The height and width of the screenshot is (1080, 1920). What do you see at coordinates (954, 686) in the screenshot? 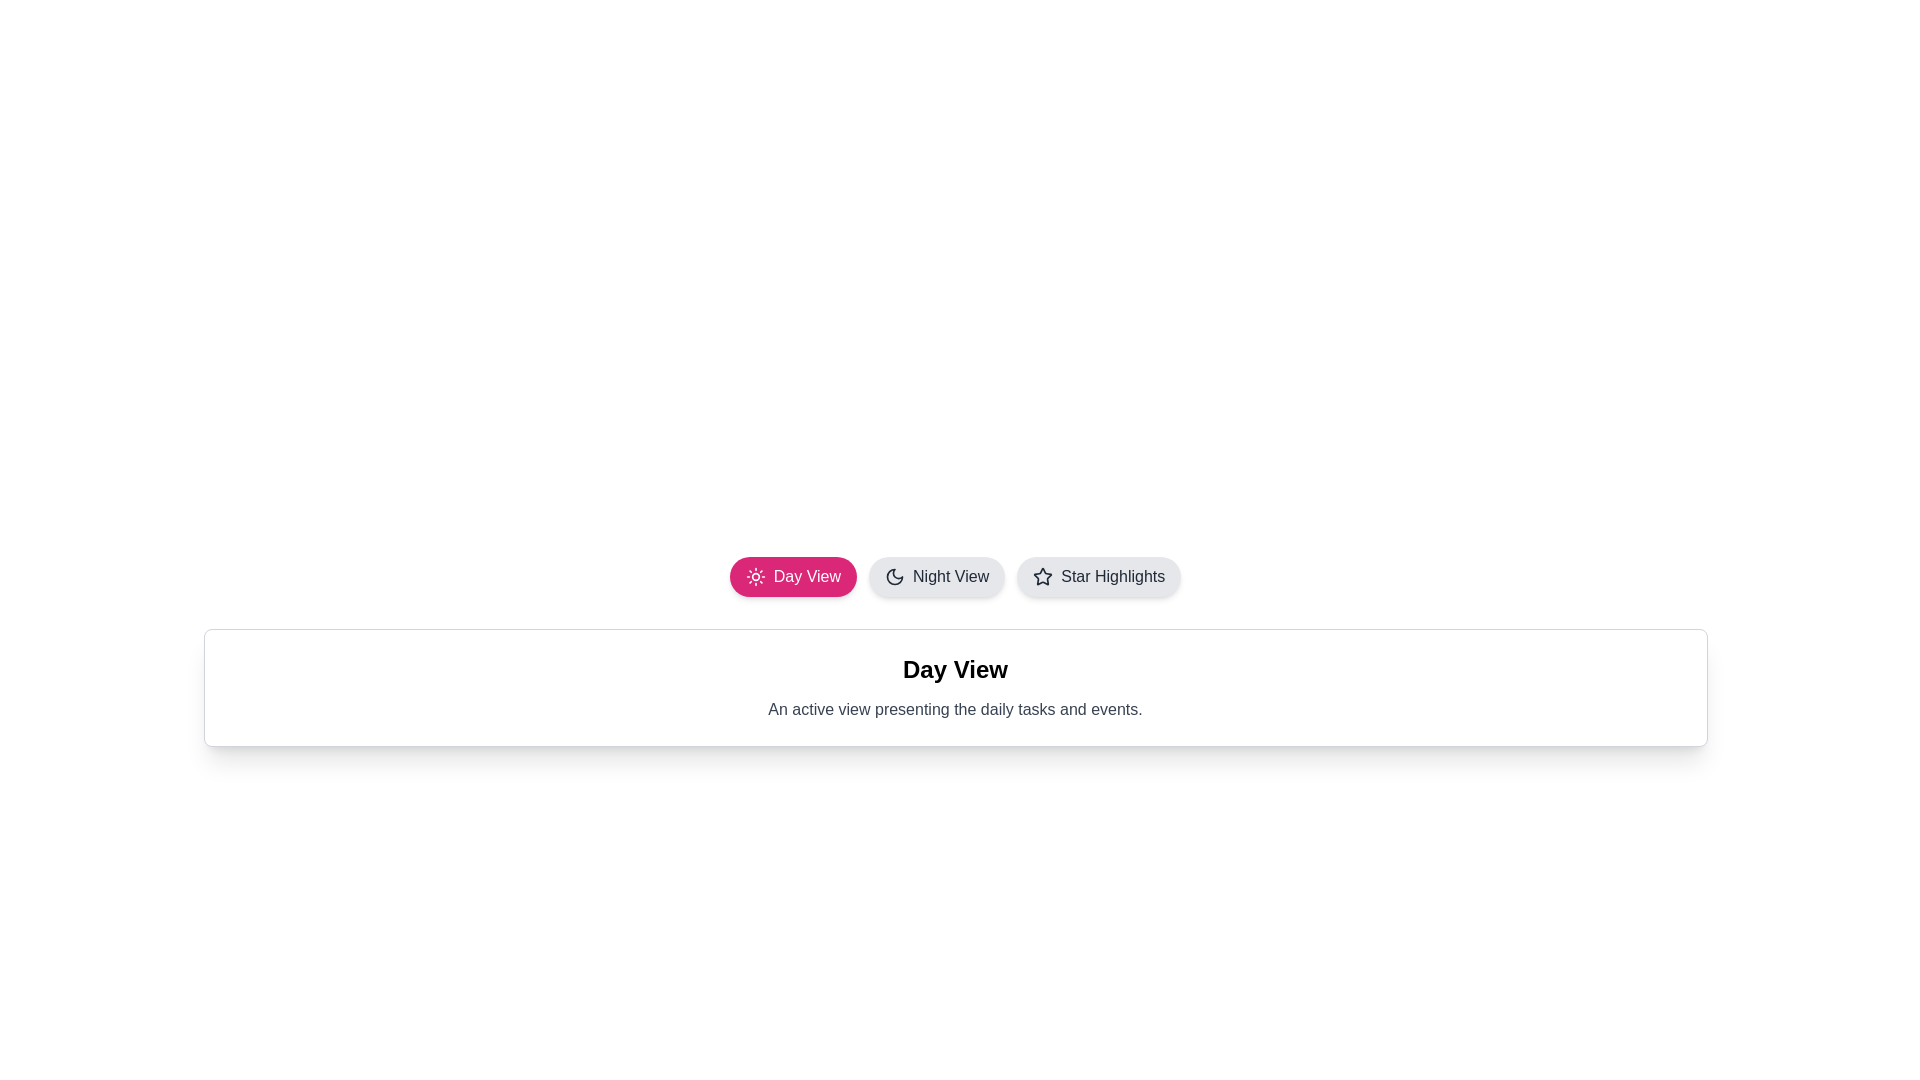
I see `the content text to select it` at bounding box center [954, 686].